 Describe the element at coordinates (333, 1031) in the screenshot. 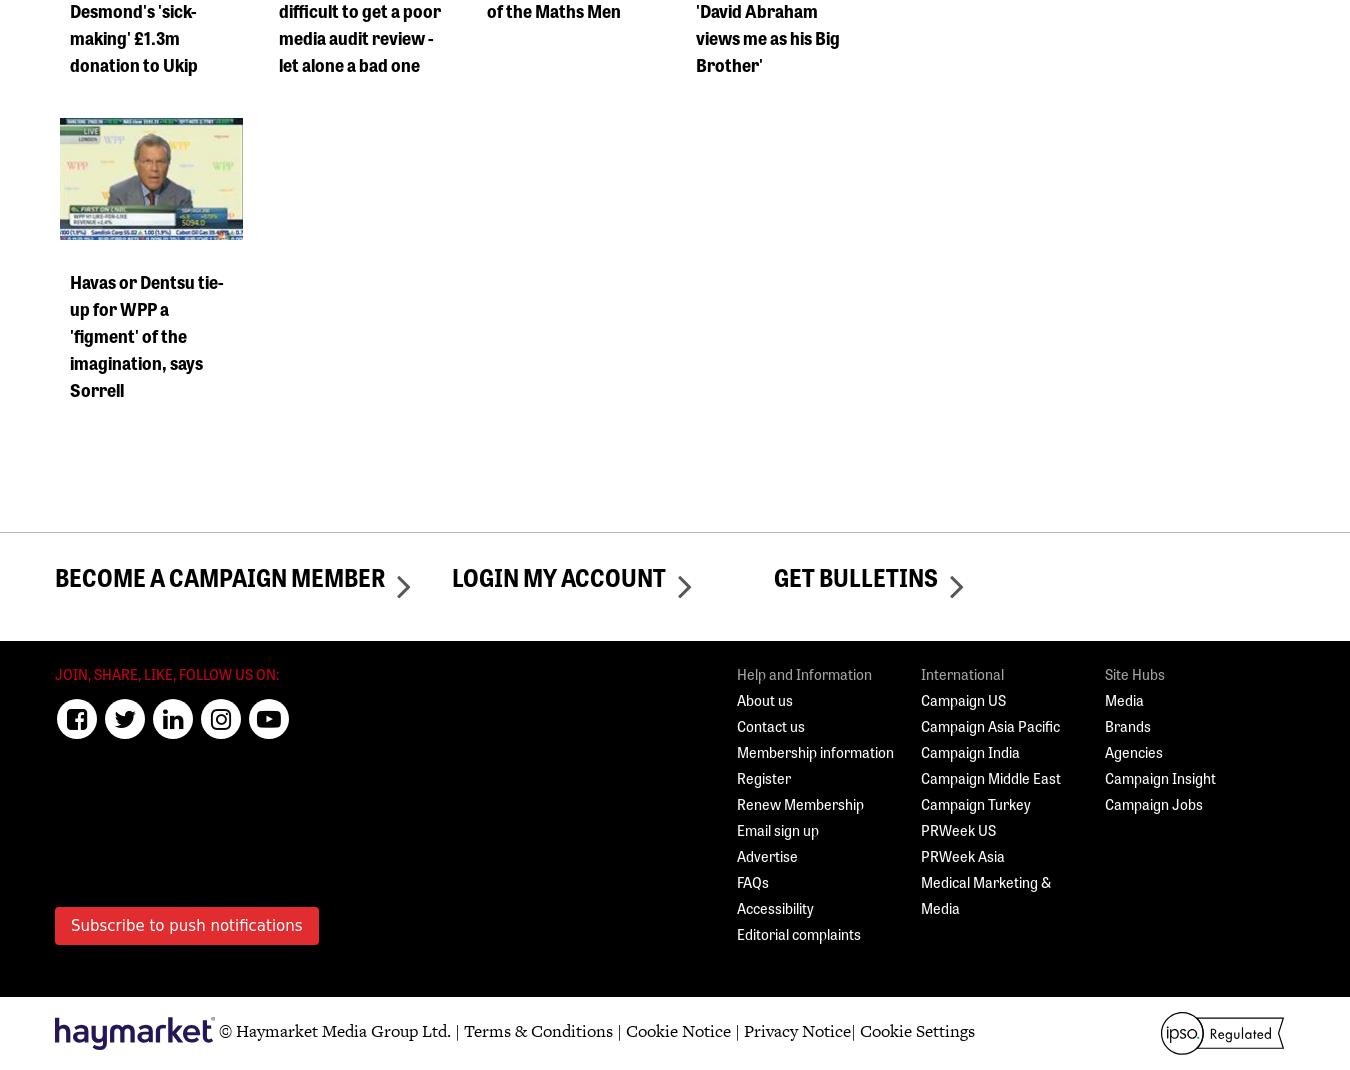

I see `'© Haymarket Media Group Ltd.'` at that location.